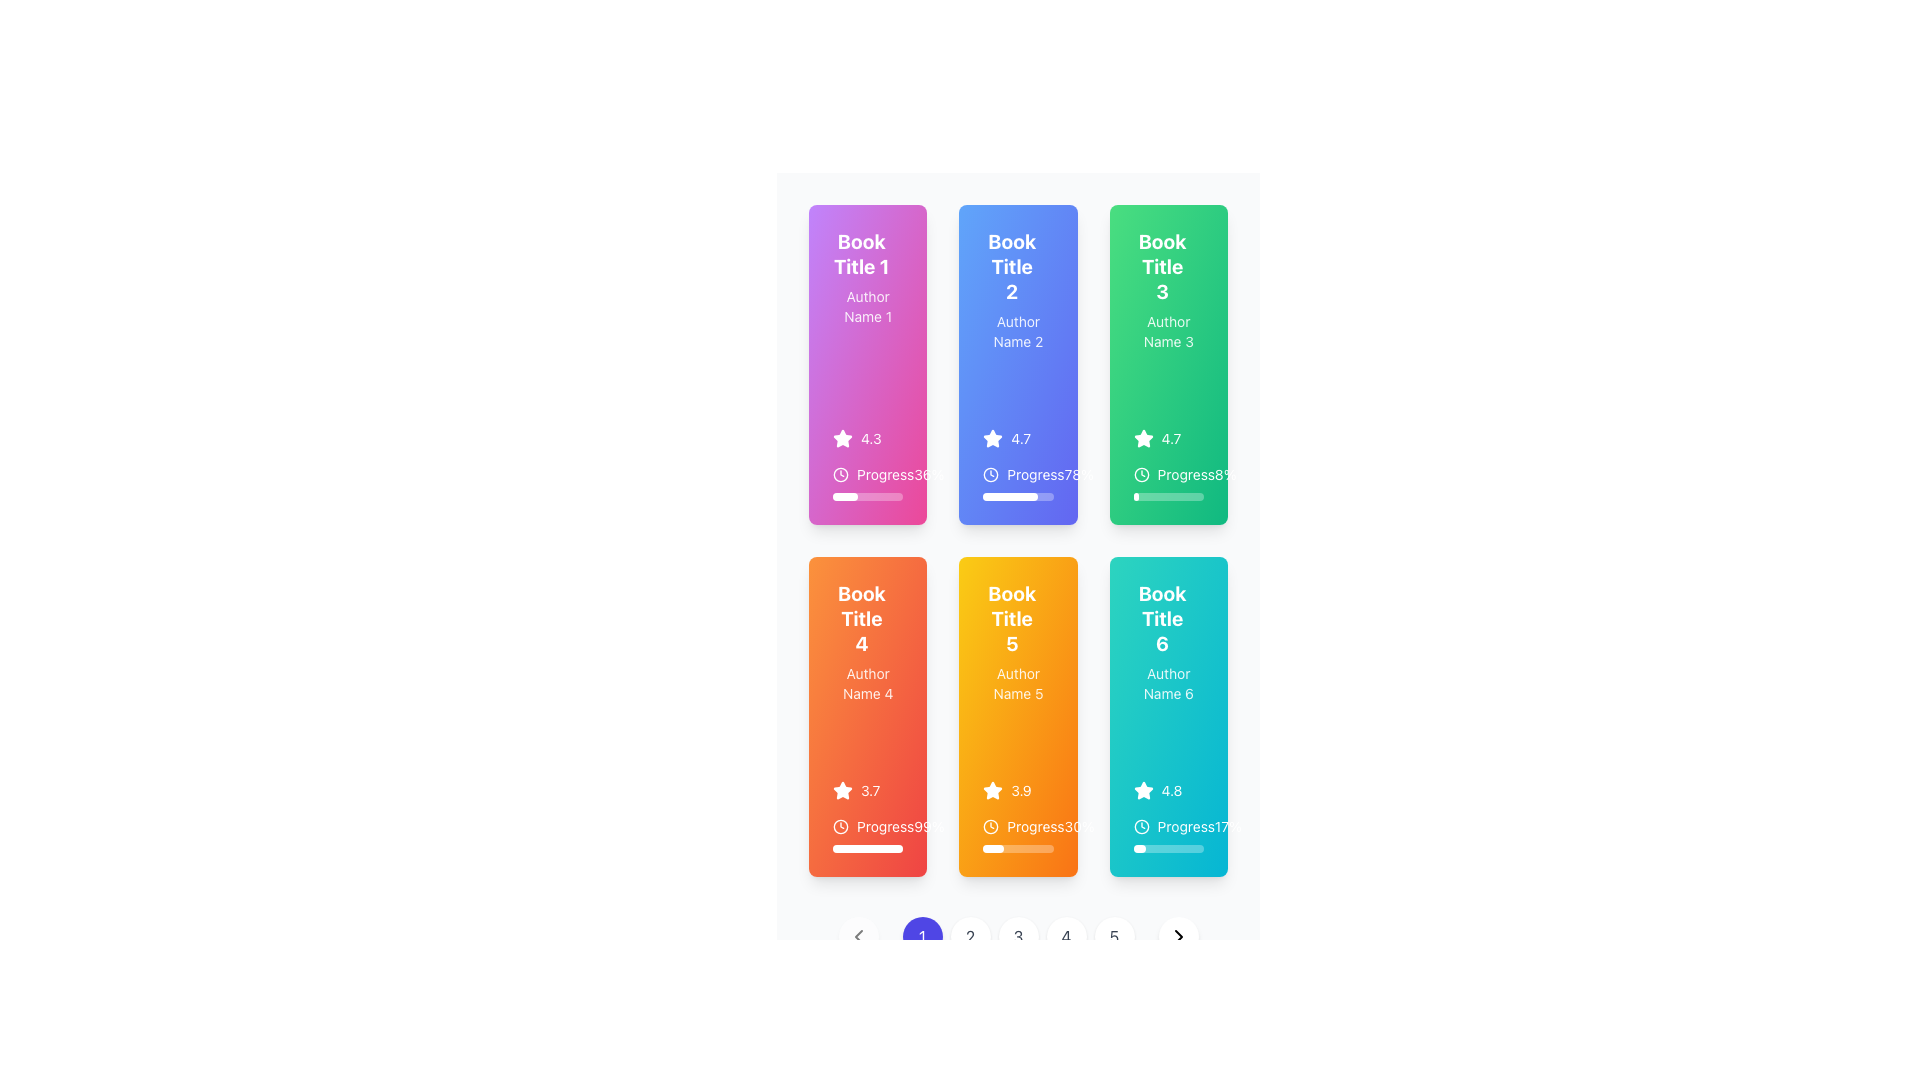  Describe the element at coordinates (843, 789) in the screenshot. I see `star-shaped icon with a white fill and orange outline located in the fourth card of the grid for its rating symbolism` at that location.